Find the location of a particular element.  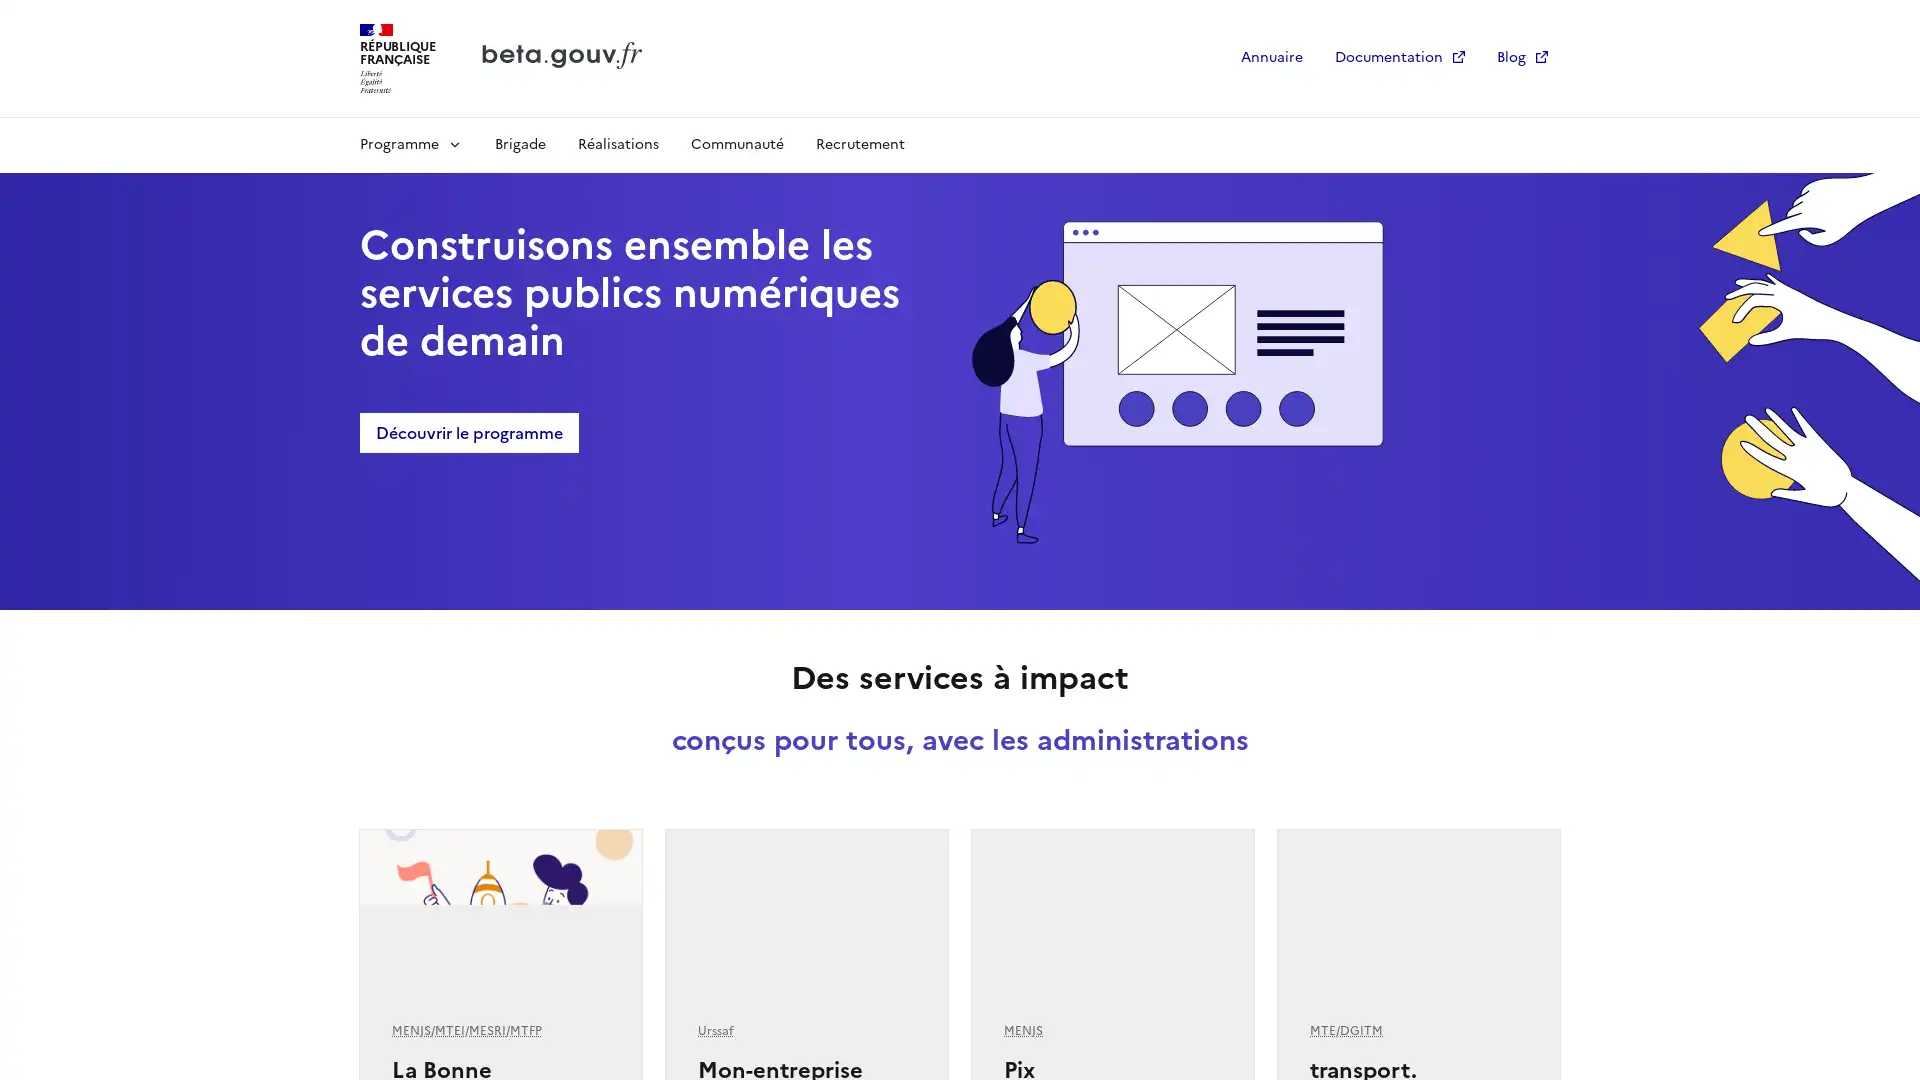

Programme is located at coordinates (410, 142).